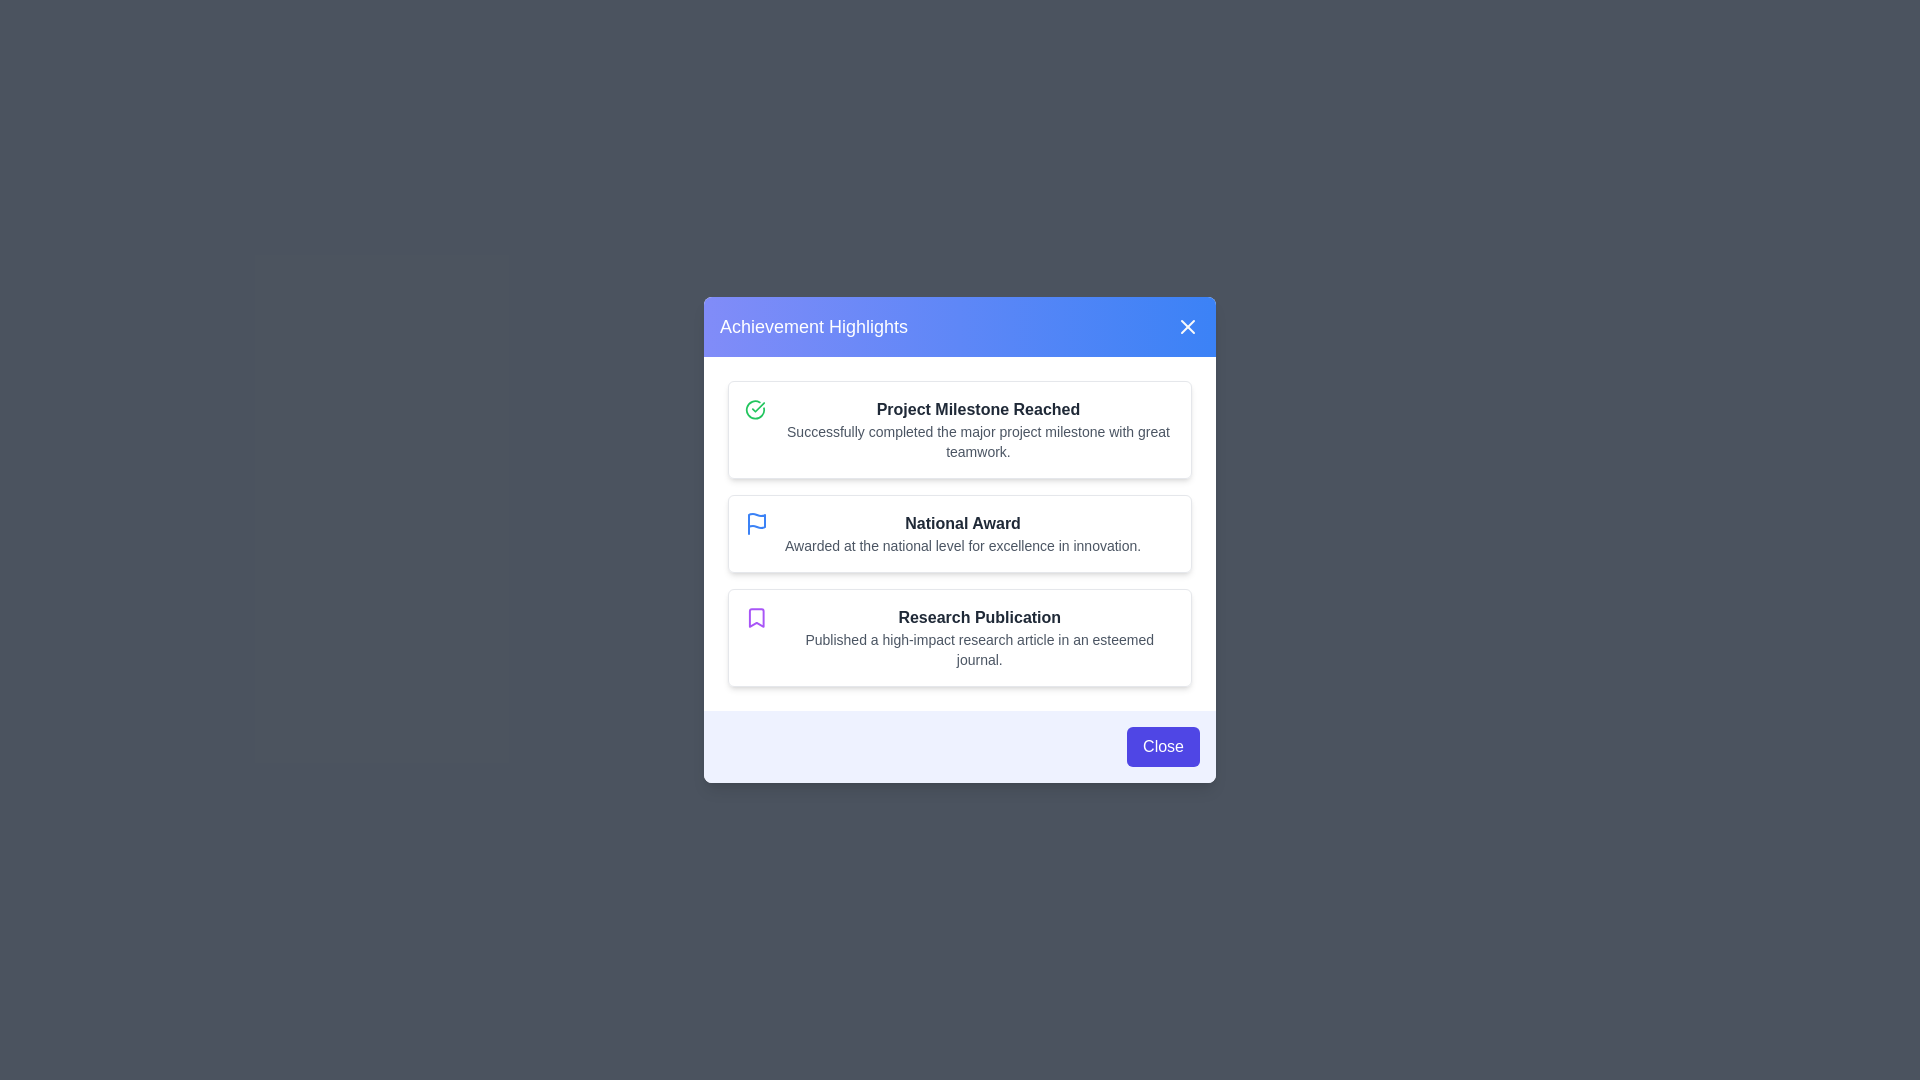 The image size is (1920, 1080). What do you see at coordinates (960, 428) in the screenshot?
I see `text from the first Informational card under the heading 'Achievement Highlights' in the blue modal window` at bounding box center [960, 428].